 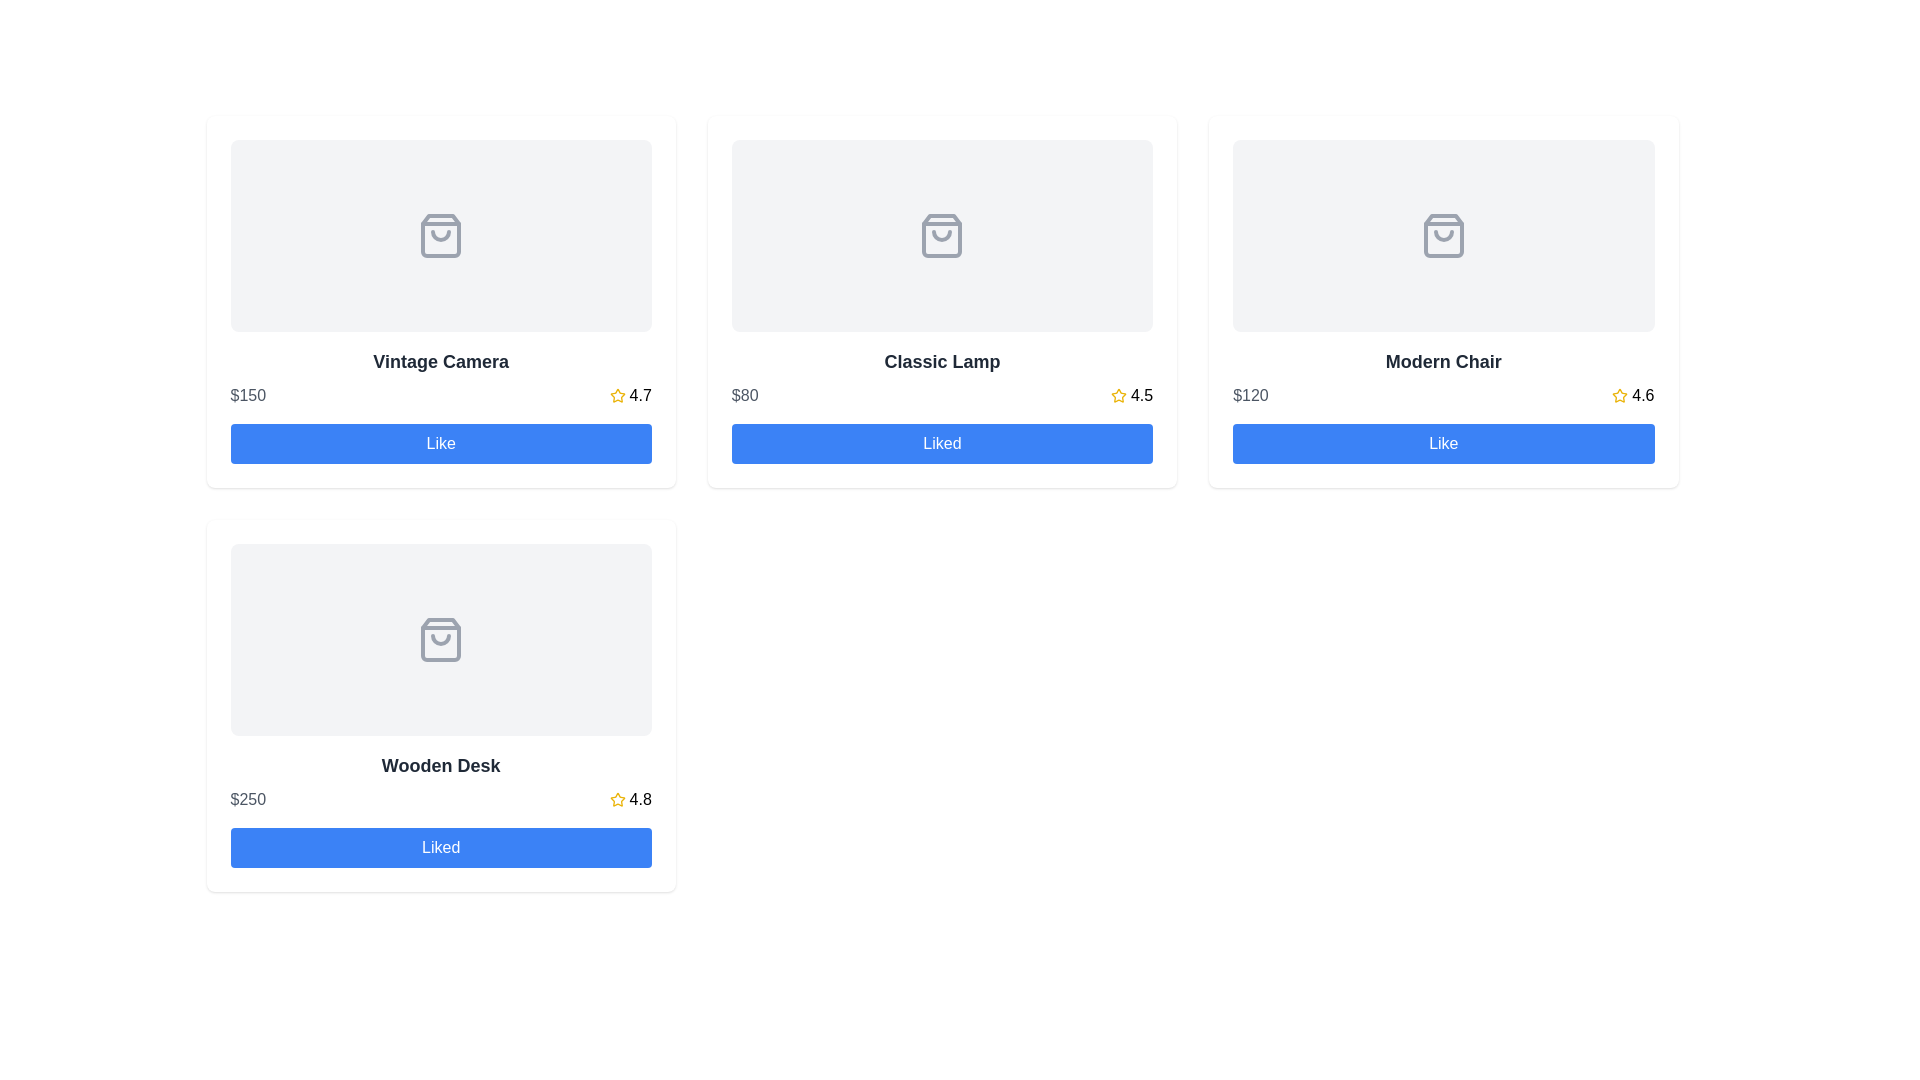 I want to click on the informational display element that contains the text 'Vintage Camera $150 4.7' with a yellow star icon, so click(x=440, y=378).